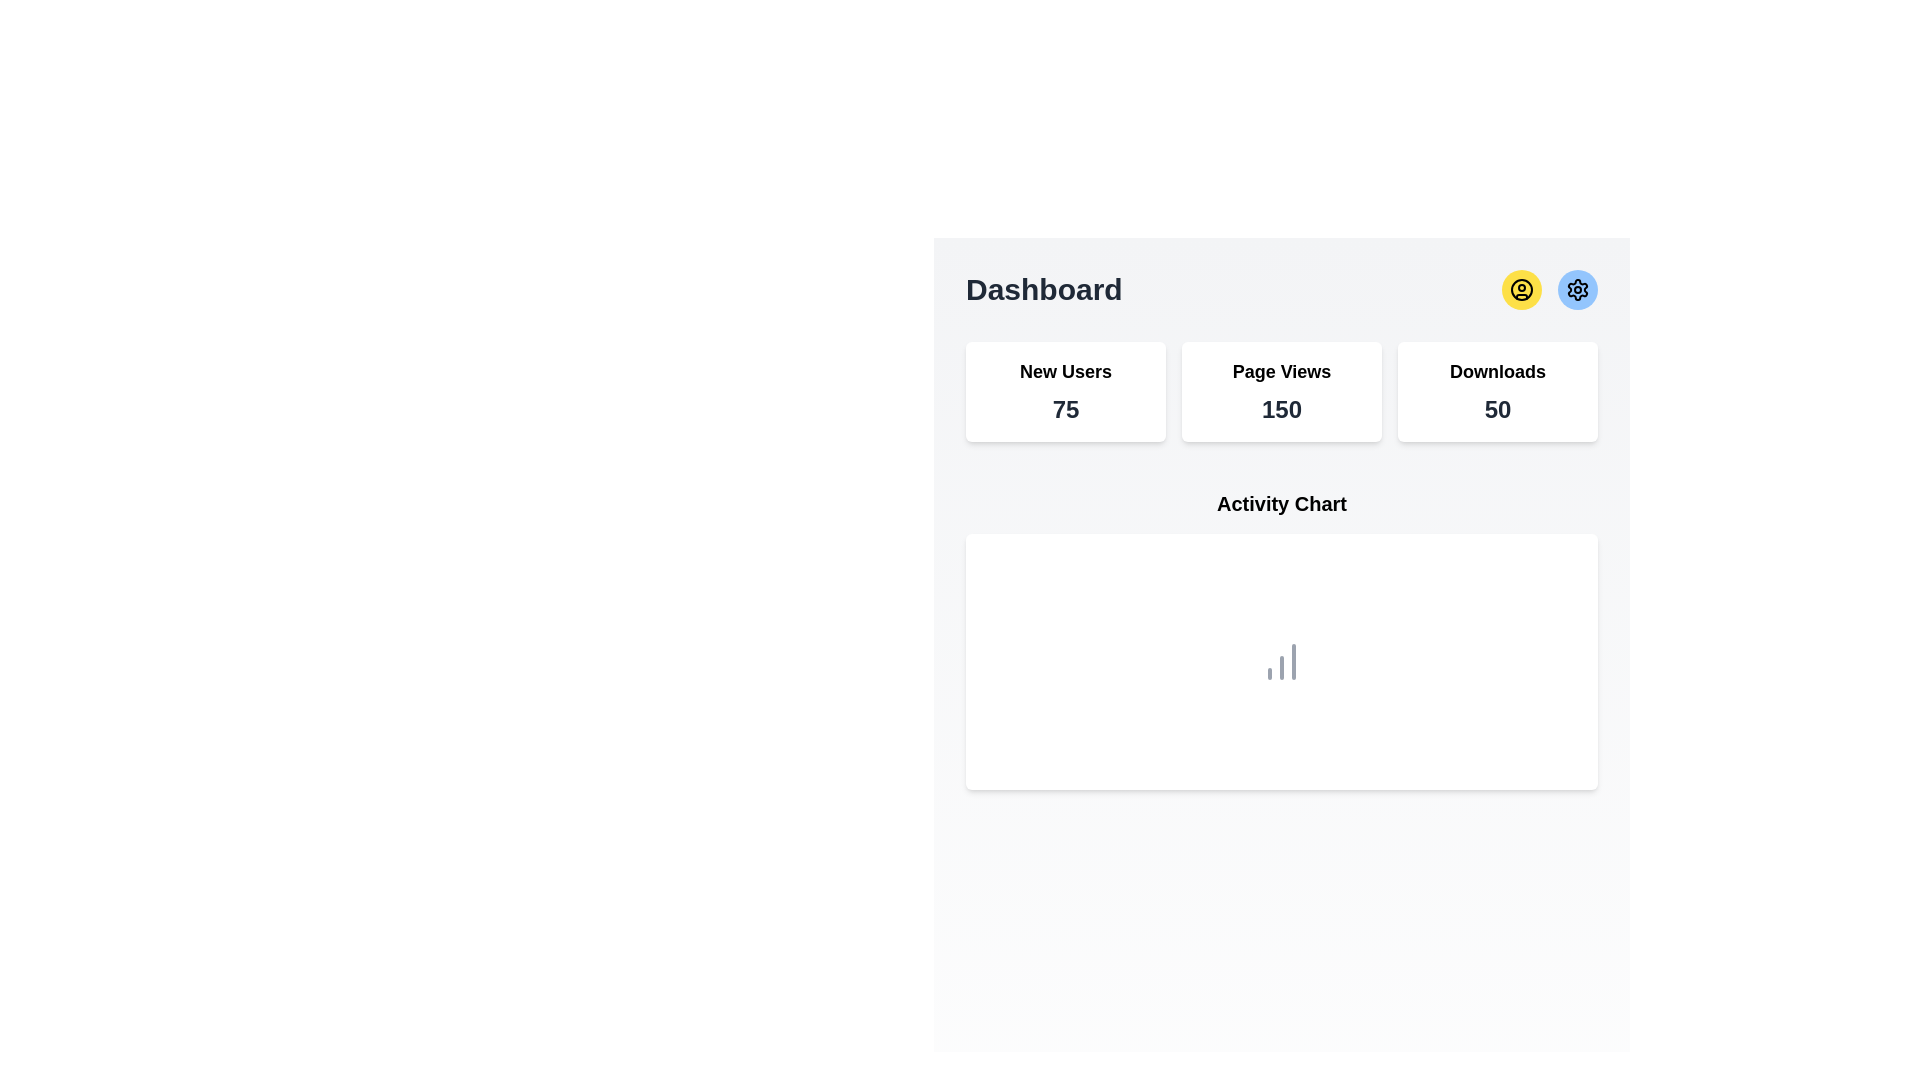 Image resolution: width=1920 pixels, height=1080 pixels. What do you see at coordinates (1497, 392) in the screenshot?
I see `the Statistic Card displaying the number of downloads, which is the third card from left to right in the grid layout, positioned to the right of the 'Page Views' card and below the 'Dashboard' header text` at bounding box center [1497, 392].